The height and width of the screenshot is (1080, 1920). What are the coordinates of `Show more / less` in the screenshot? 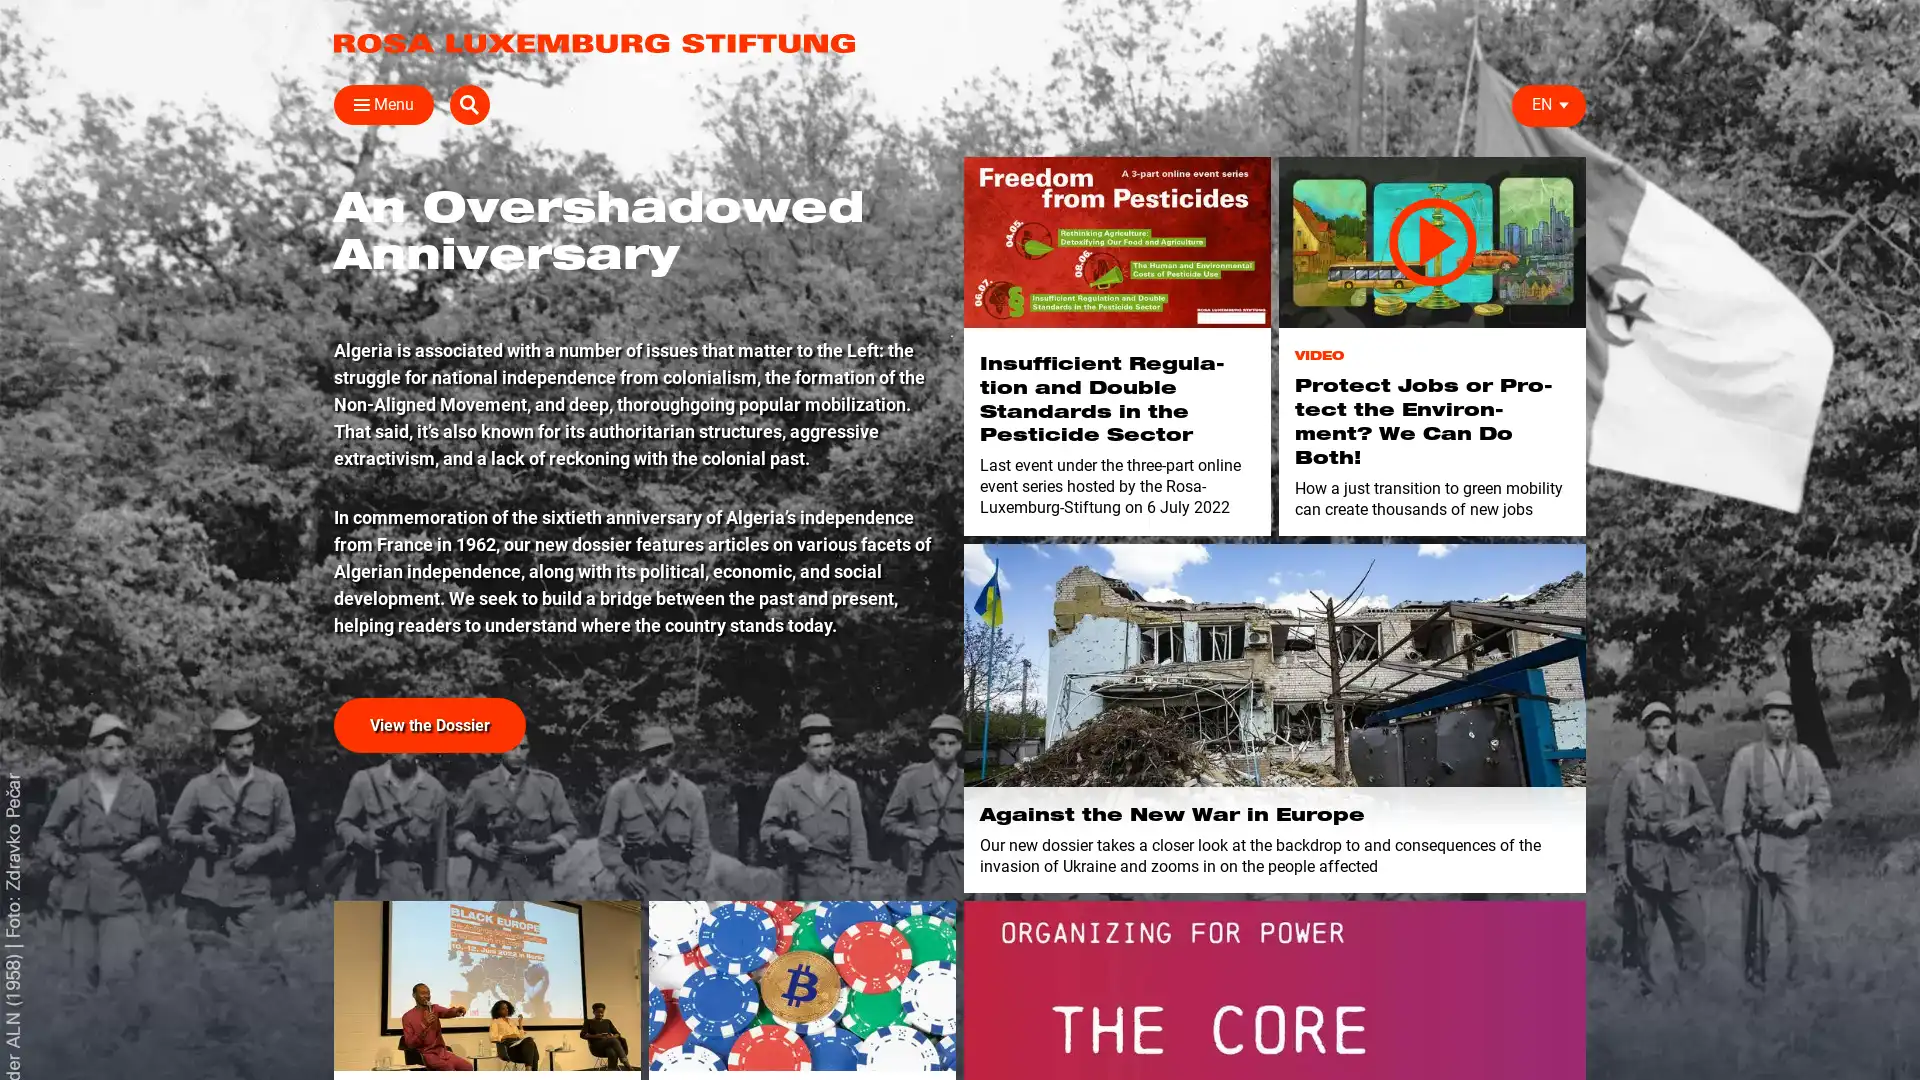 It's located at (637, 300).